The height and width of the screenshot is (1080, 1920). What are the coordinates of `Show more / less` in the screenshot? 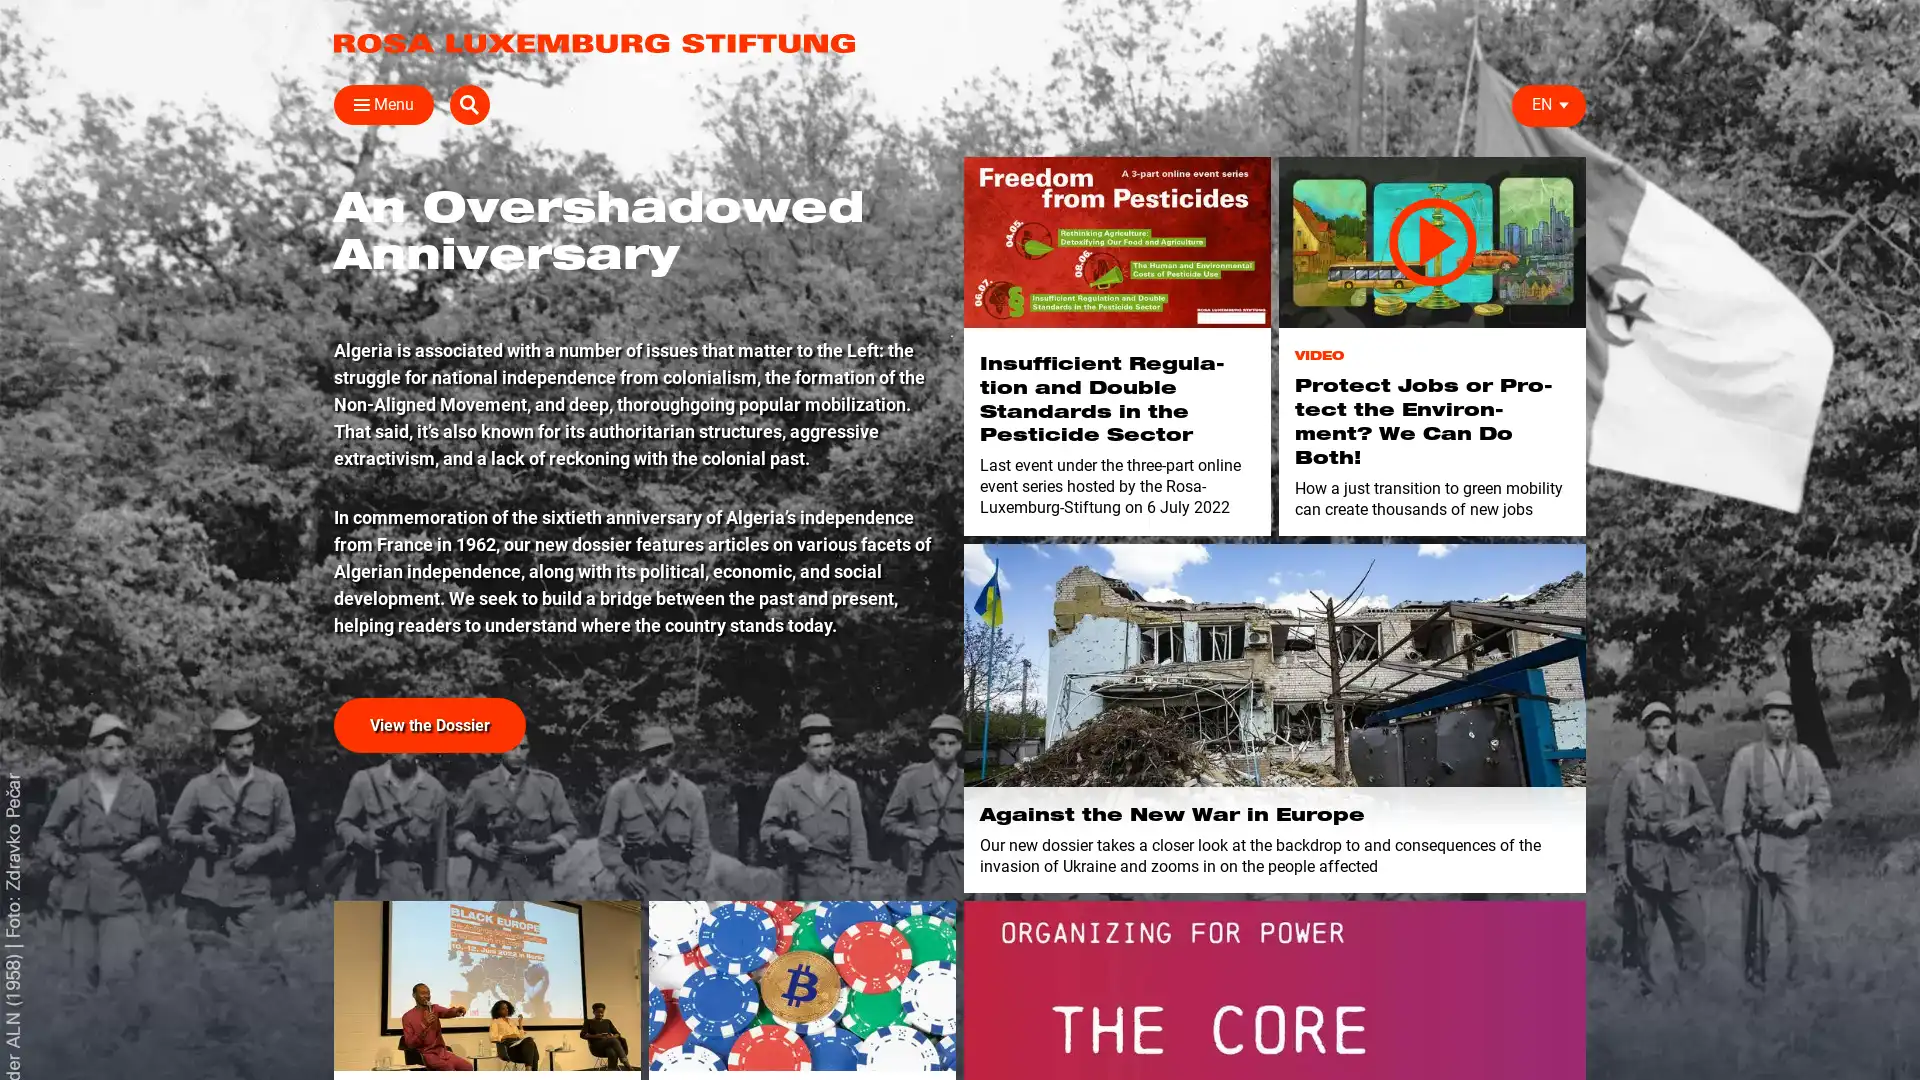 It's located at (637, 300).